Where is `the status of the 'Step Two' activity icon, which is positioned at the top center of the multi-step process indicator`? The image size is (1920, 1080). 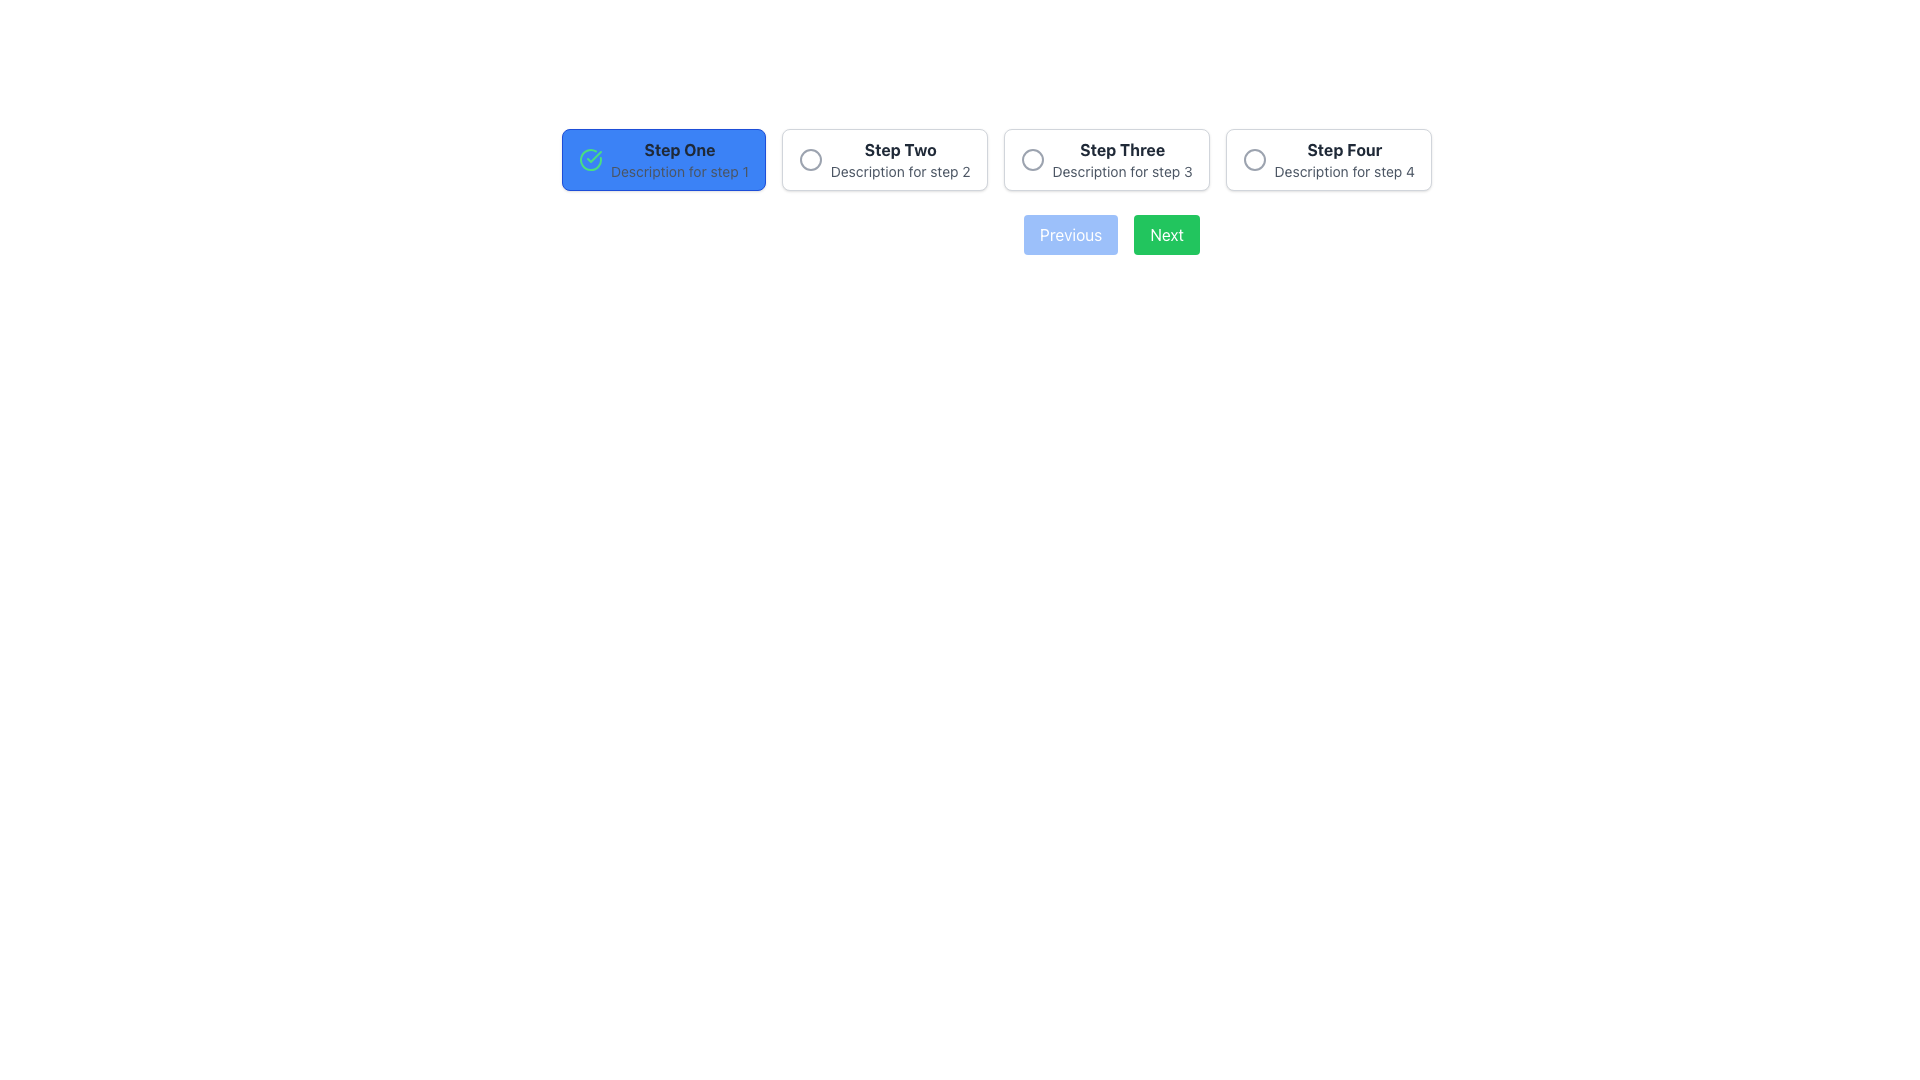
the status of the 'Step Two' activity icon, which is positioned at the top center of the multi-step process indicator is located at coordinates (810, 158).